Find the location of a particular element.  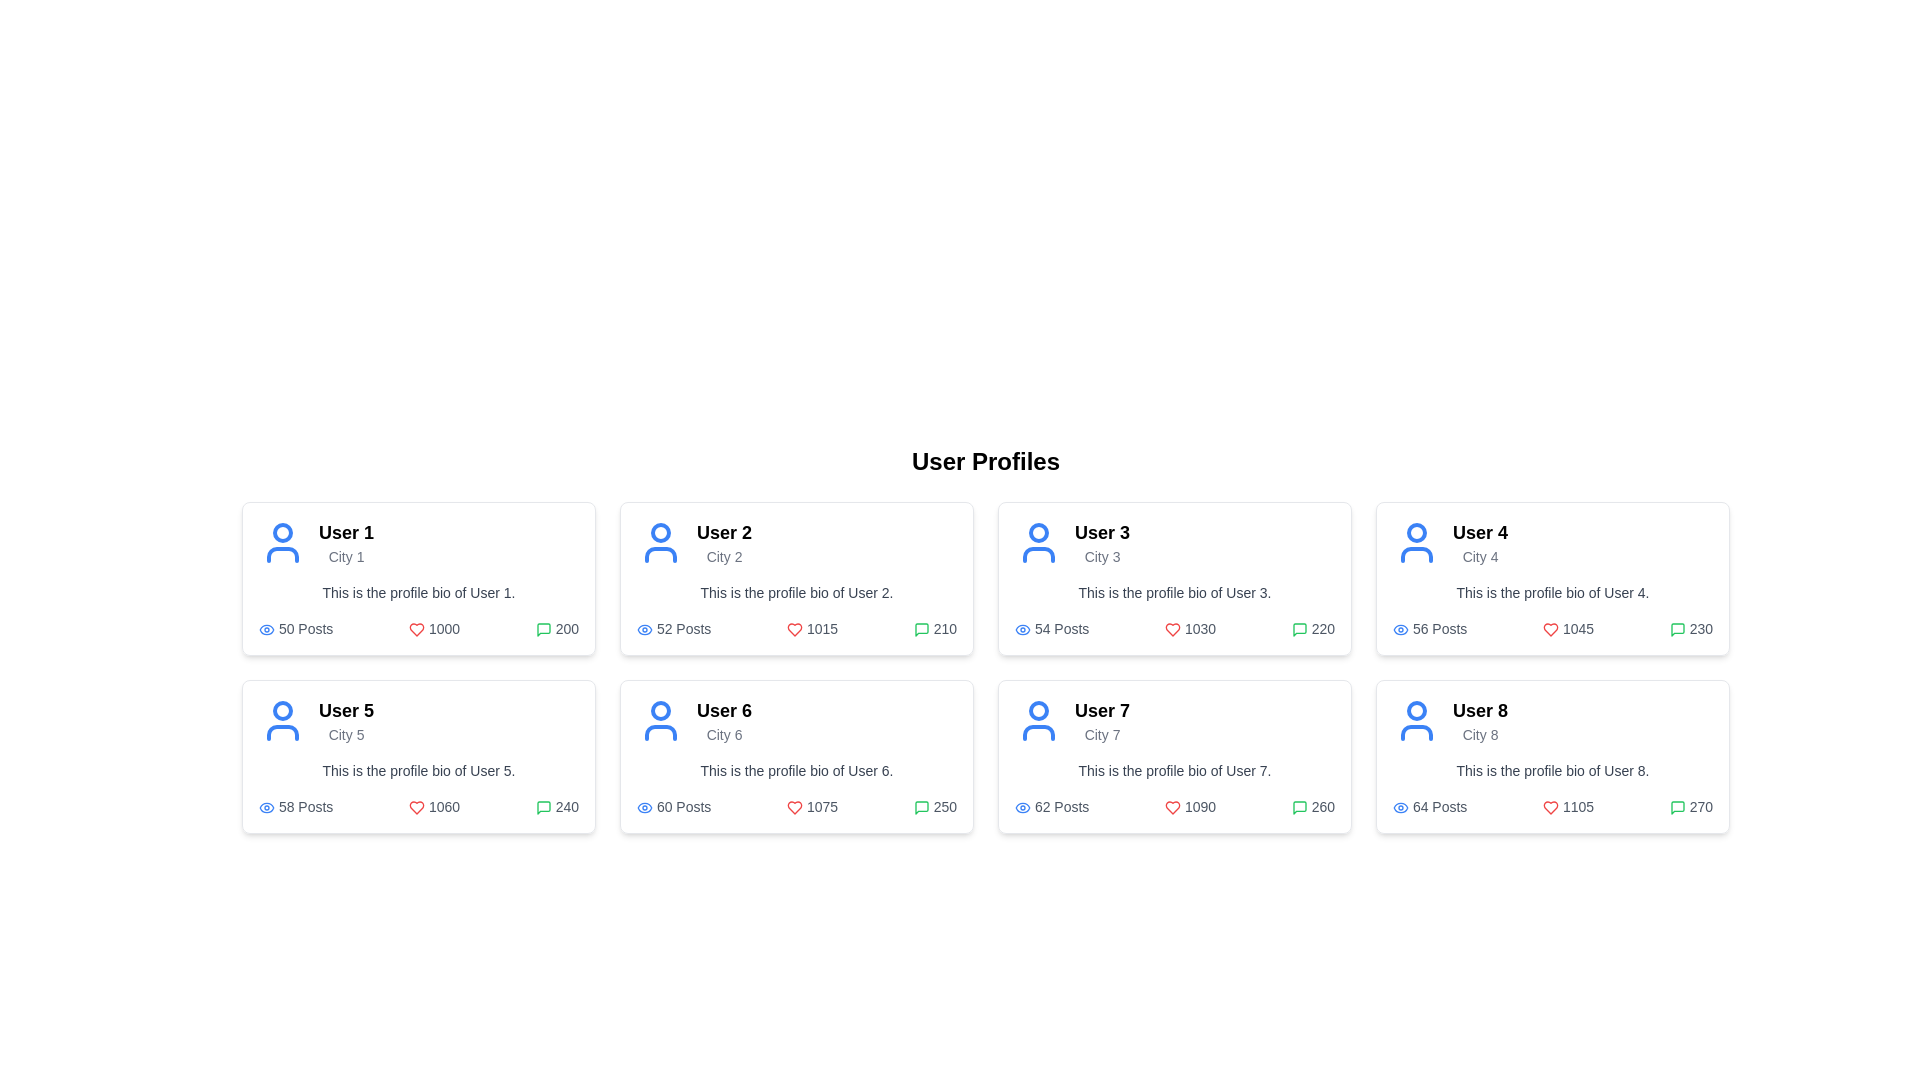

the comments icon associated with User 2's profile in the second profile card is located at coordinates (920, 630).